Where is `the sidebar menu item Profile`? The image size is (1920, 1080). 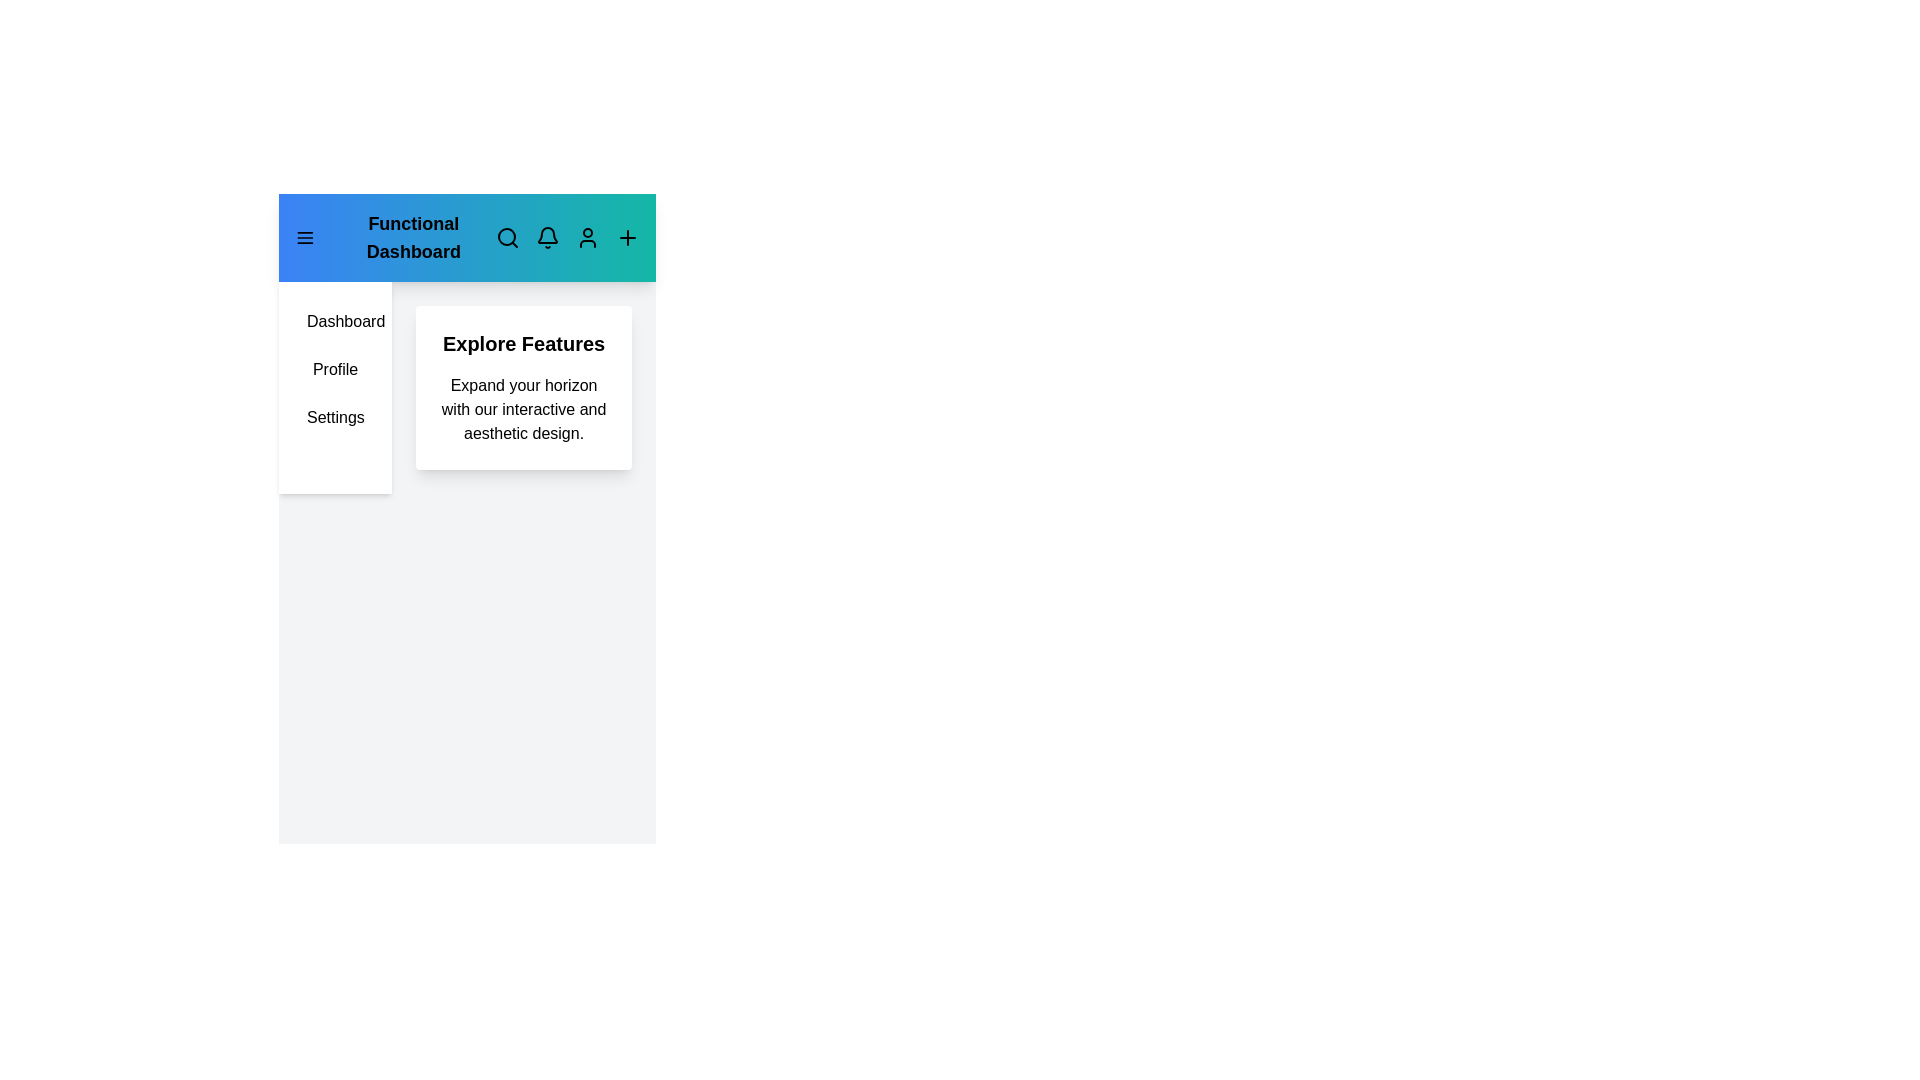
the sidebar menu item Profile is located at coordinates (335, 370).